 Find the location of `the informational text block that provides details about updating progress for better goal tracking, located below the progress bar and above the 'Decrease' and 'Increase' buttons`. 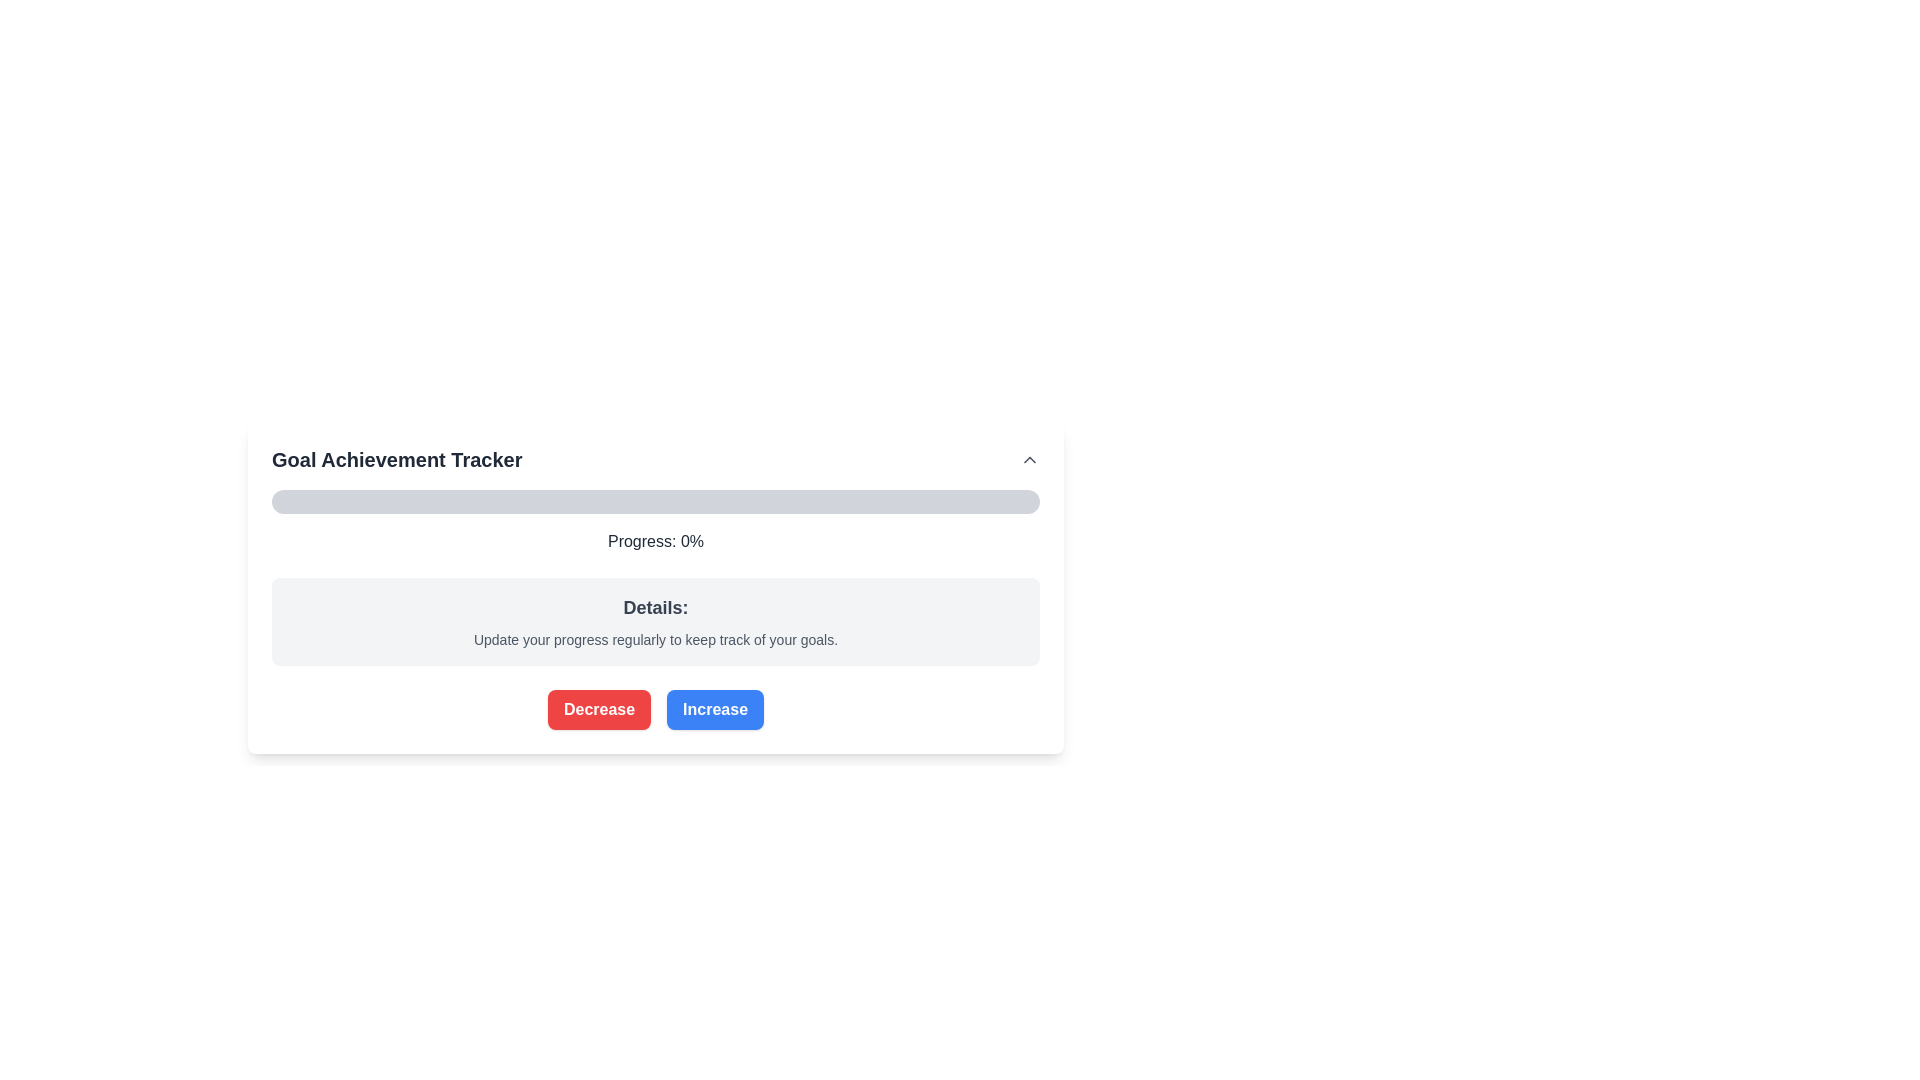

the informational text block that provides details about updating progress for better goal tracking, located below the progress bar and above the 'Decrease' and 'Increase' buttons is located at coordinates (656, 620).